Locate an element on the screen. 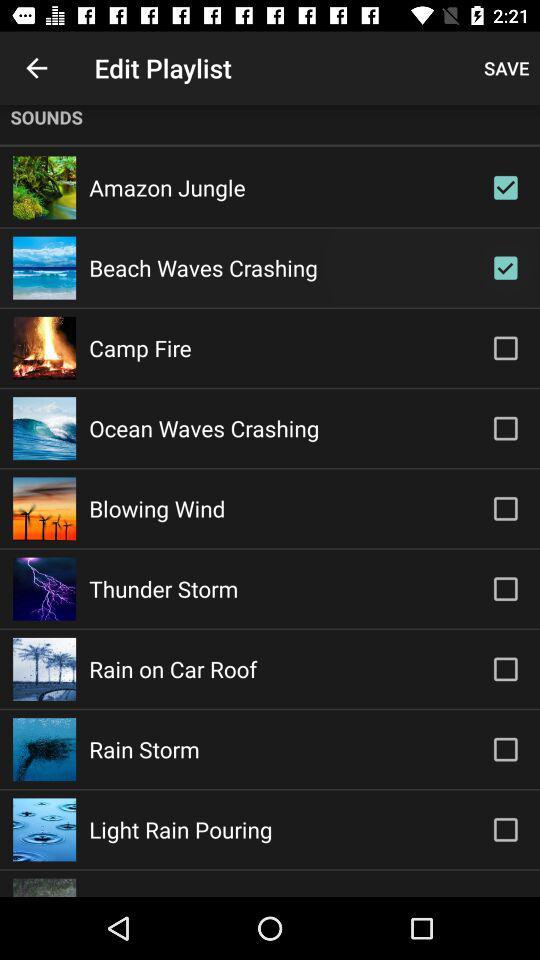 The height and width of the screenshot is (960, 540). the icon left side of light rain pouring is located at coordinates (44, 829).